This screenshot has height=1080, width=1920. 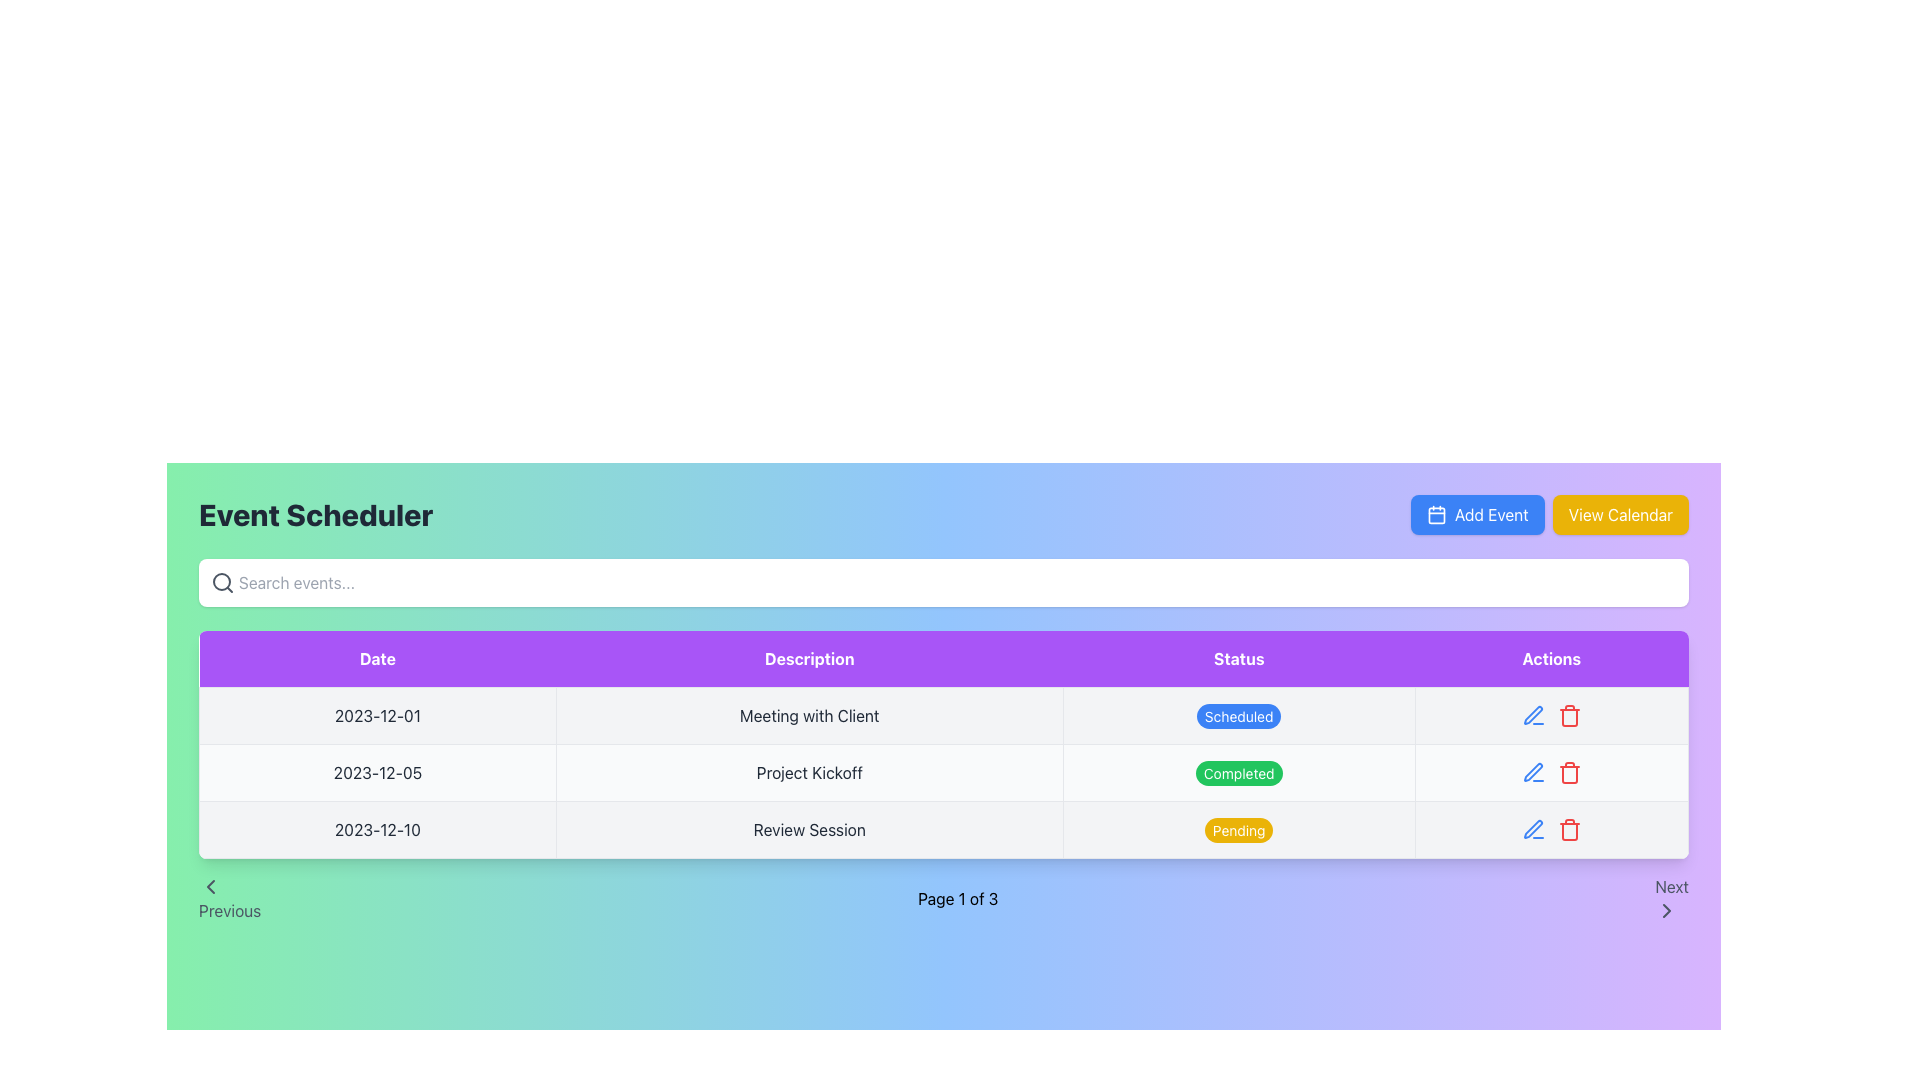 I want to click on the pencil icon in the Actions column, so click(x=1532, y=771).